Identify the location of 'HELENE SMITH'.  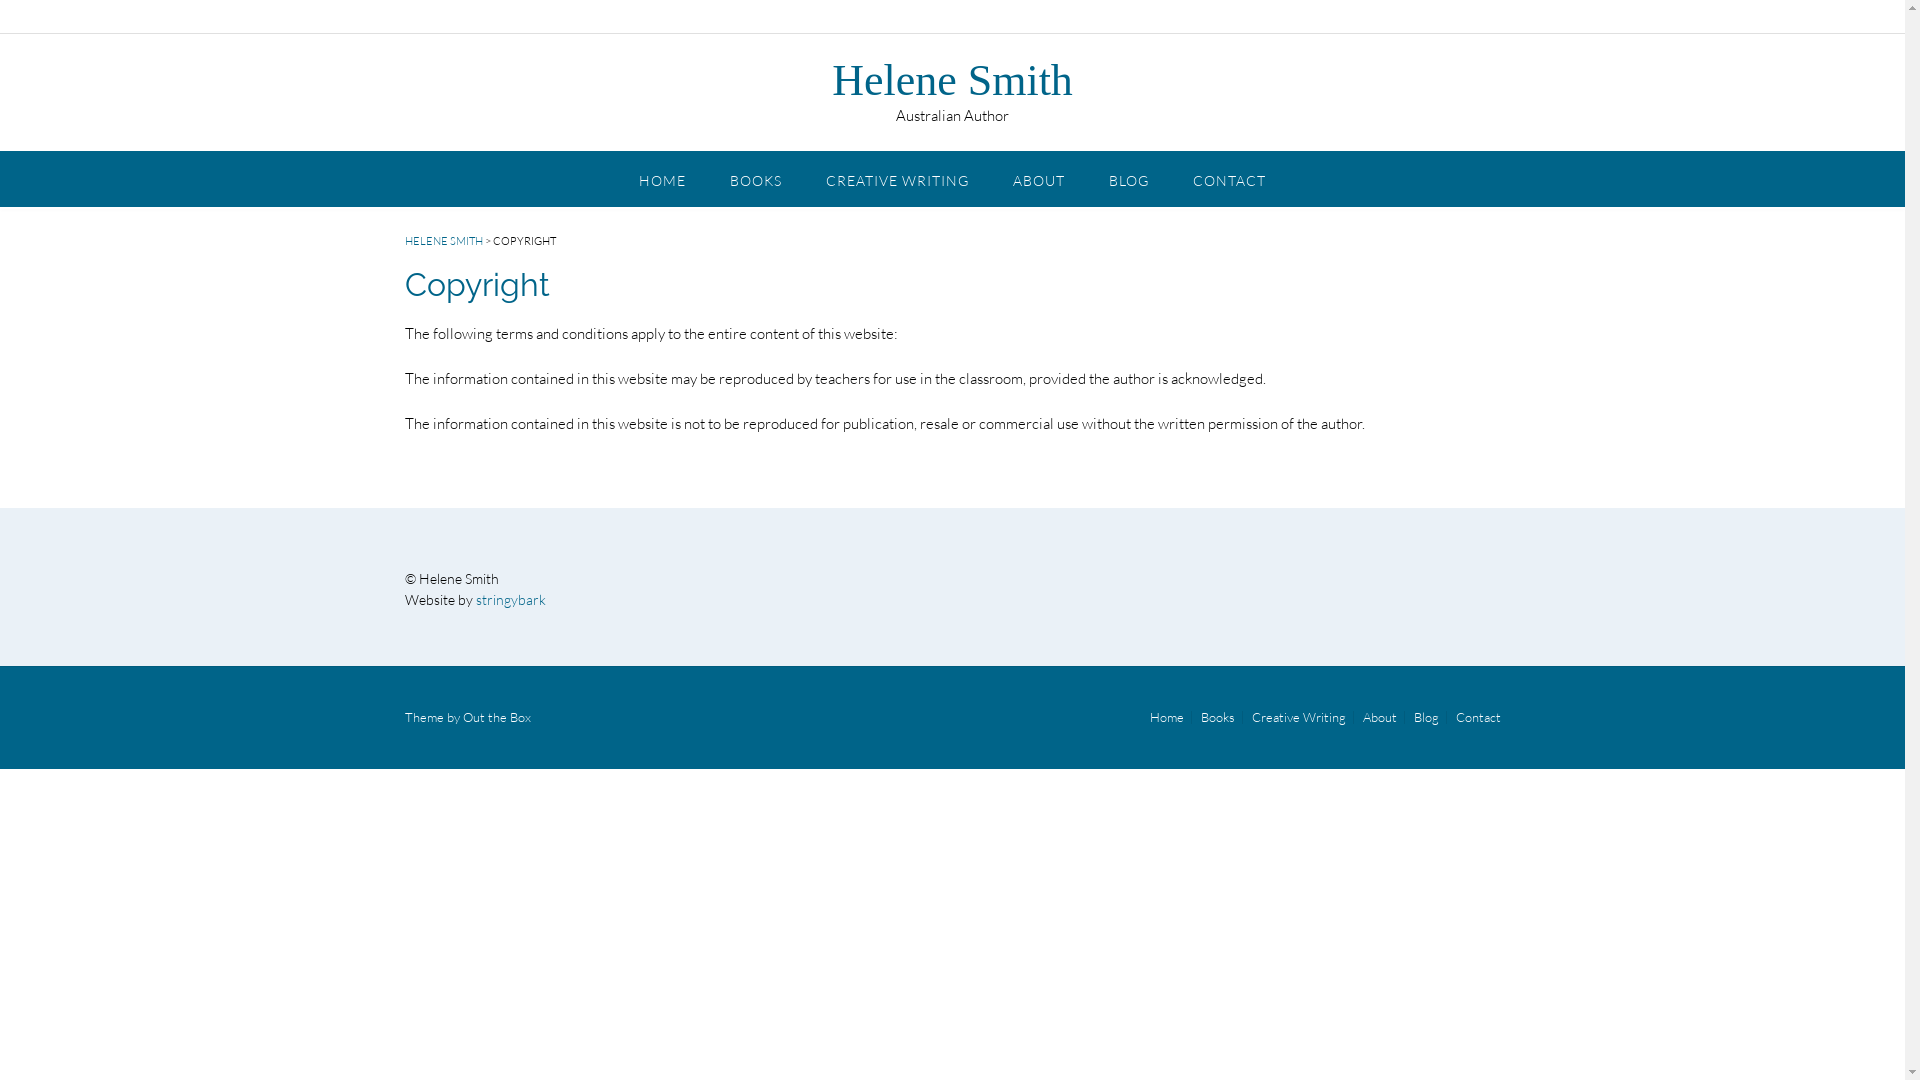
(441, 239).